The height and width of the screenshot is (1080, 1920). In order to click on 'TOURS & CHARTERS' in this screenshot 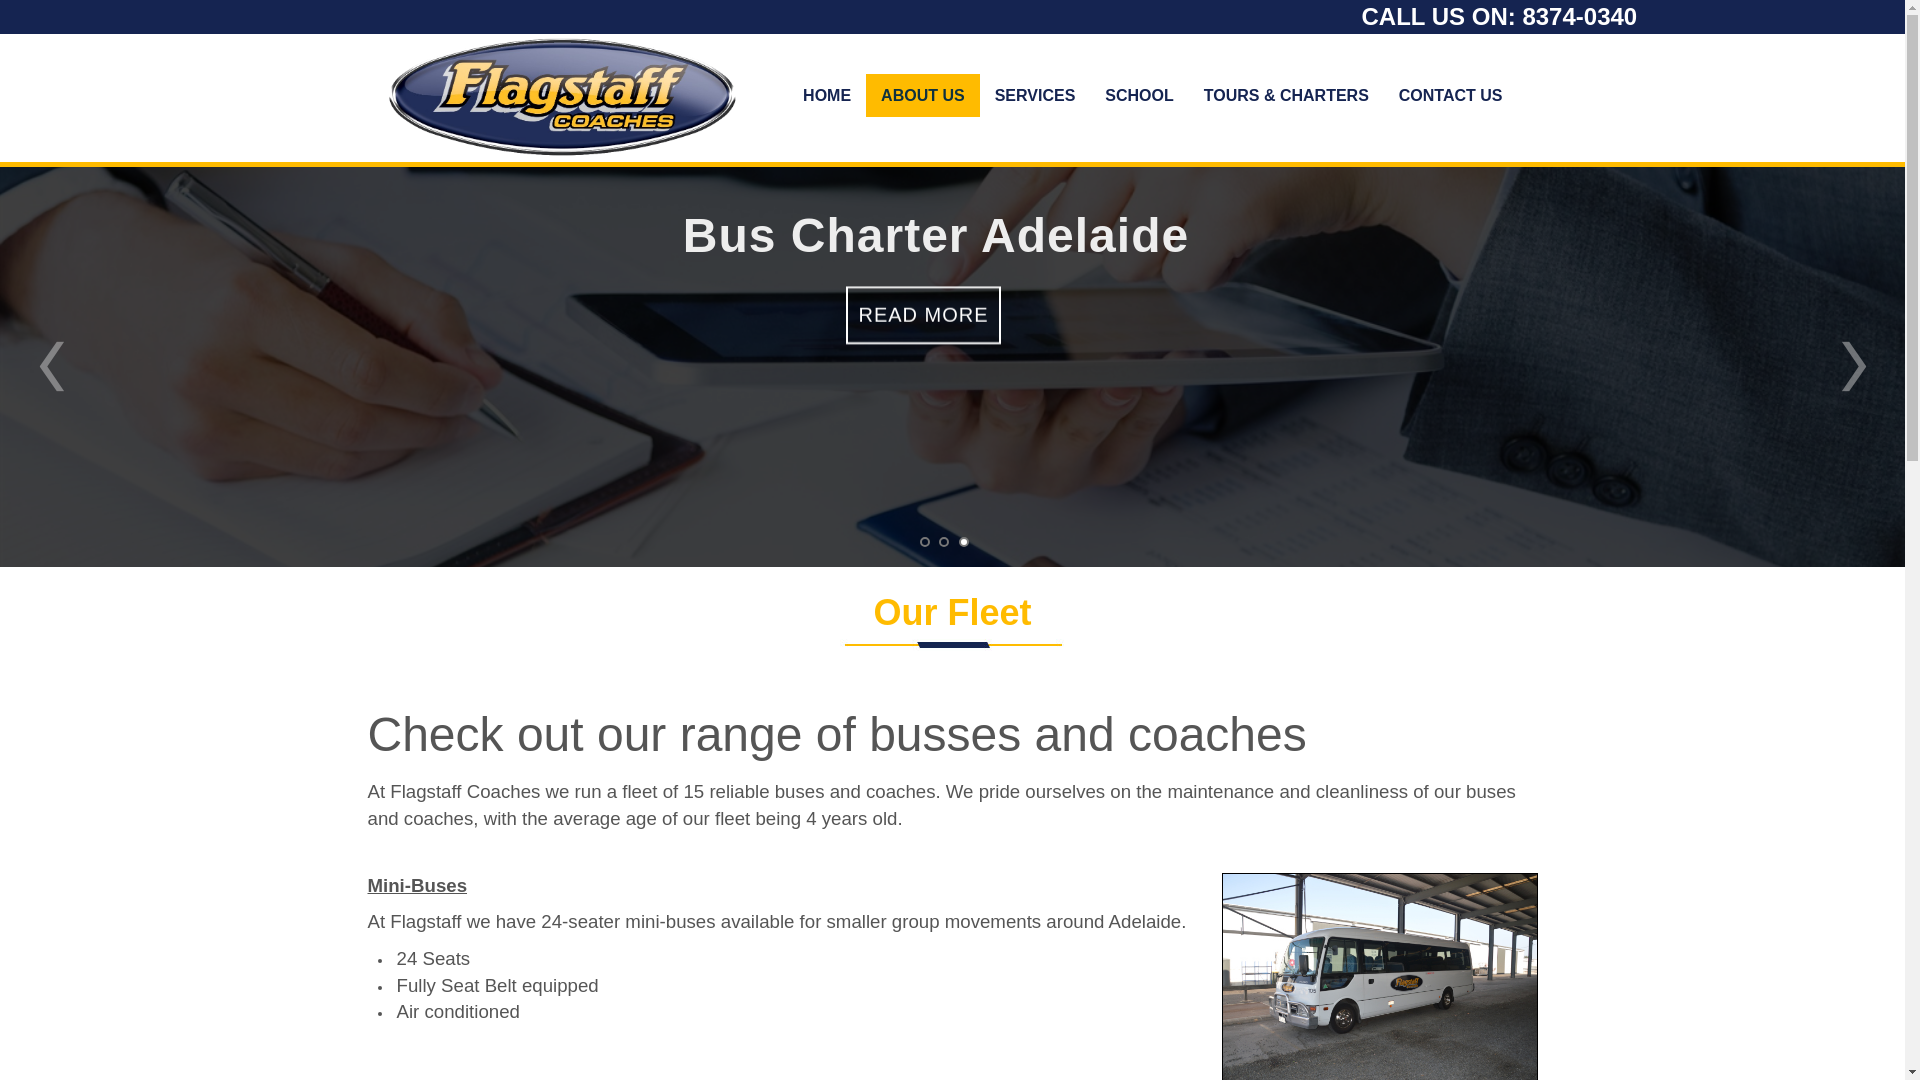, I will do `click(1189, 95)`.